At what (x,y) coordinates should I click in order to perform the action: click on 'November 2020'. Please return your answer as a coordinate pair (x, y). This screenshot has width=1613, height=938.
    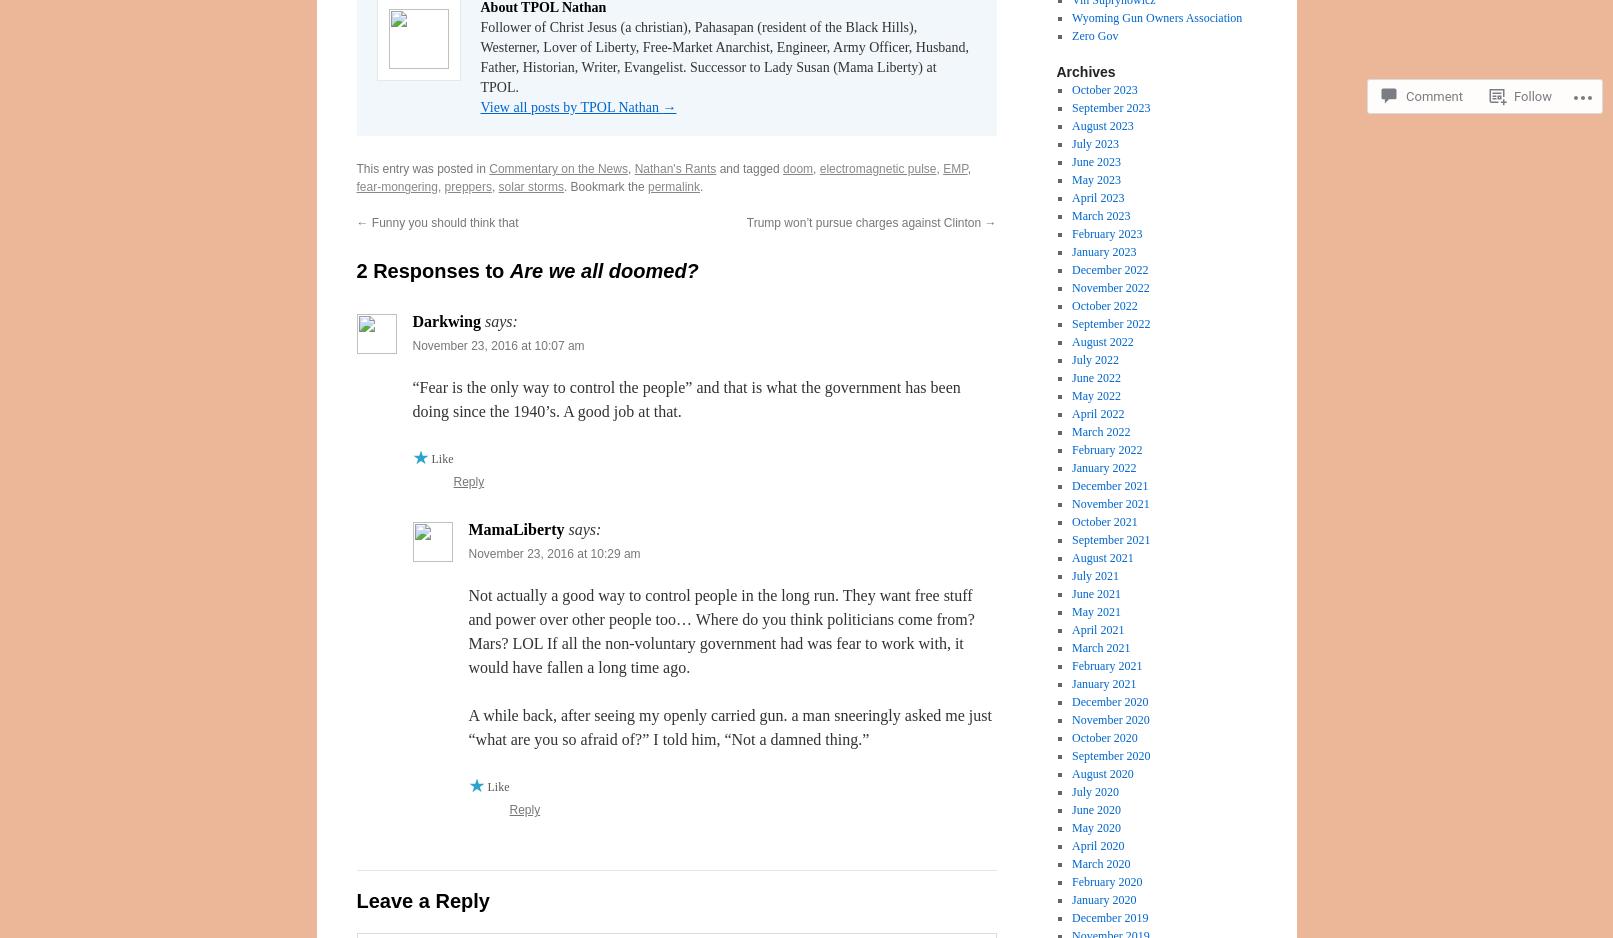
    Looking at the image, I should click on (1109, 719).